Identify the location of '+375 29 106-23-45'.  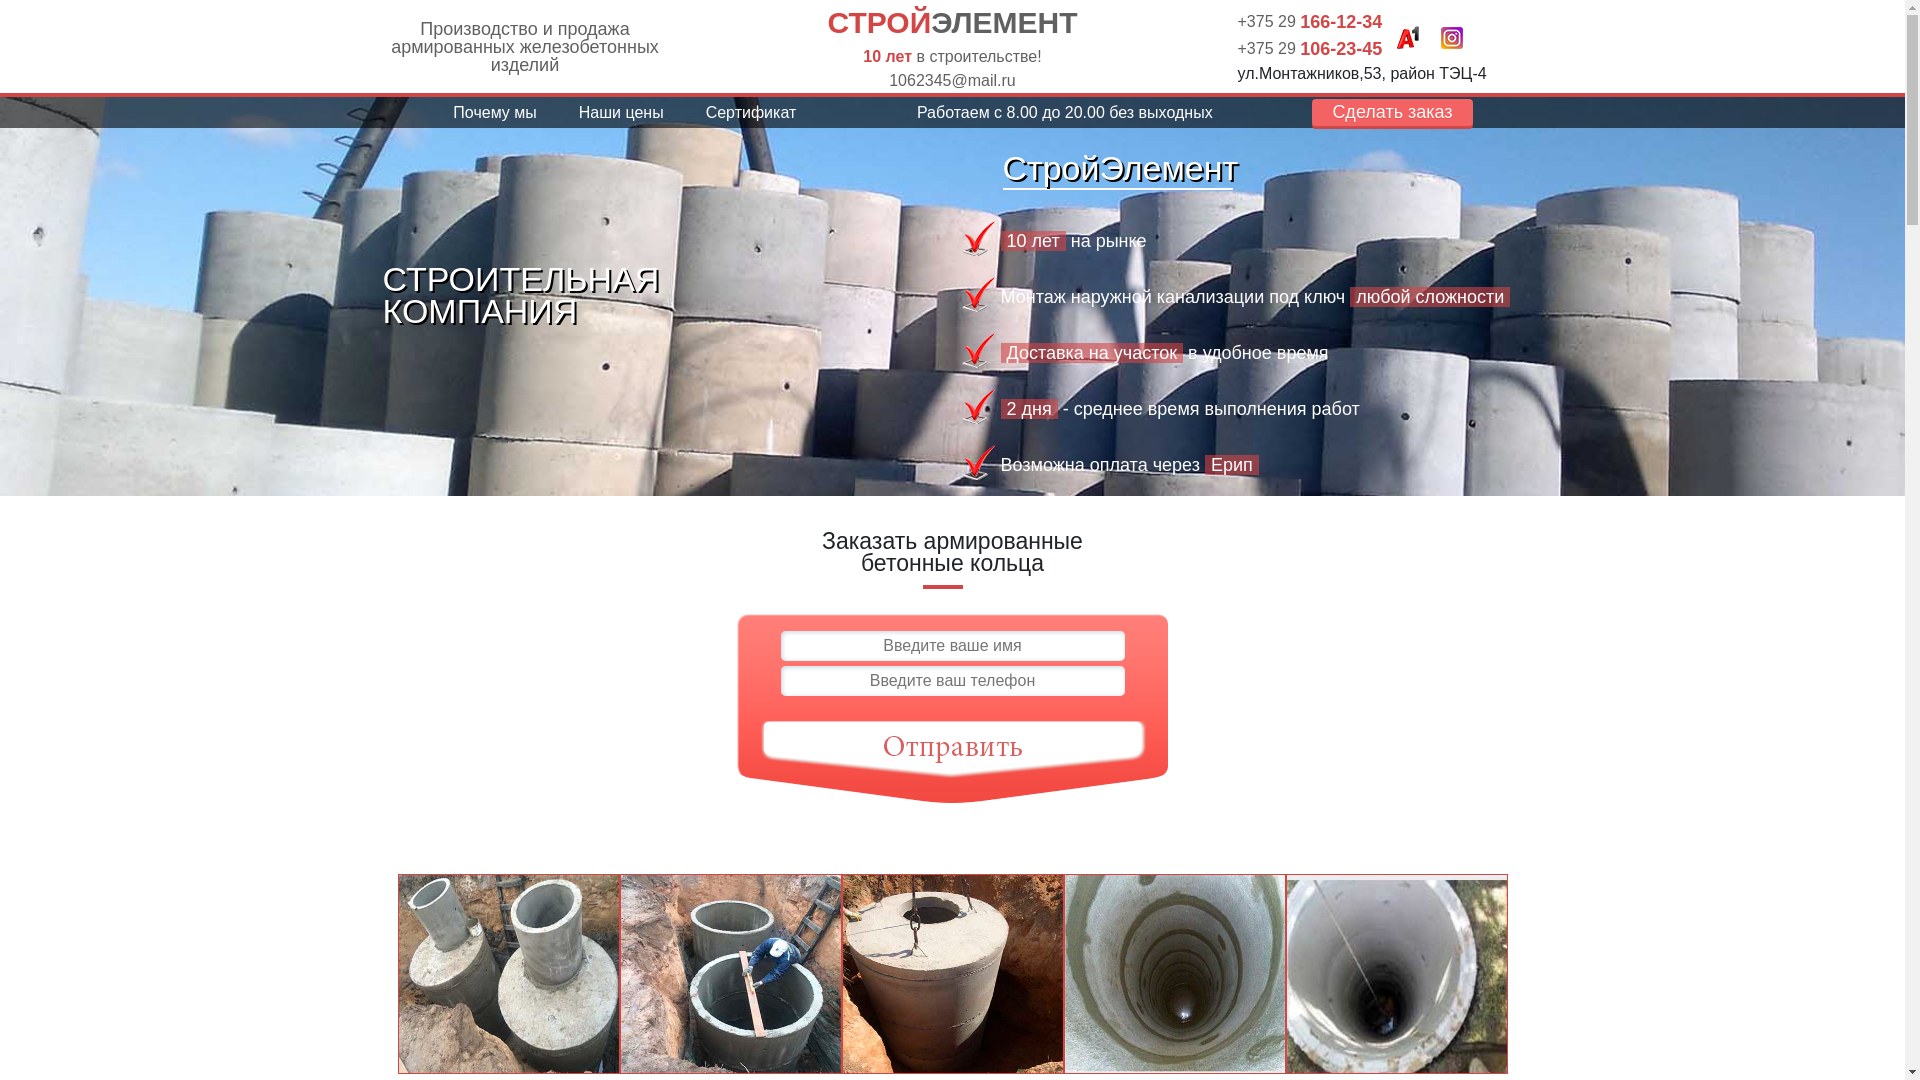
(1310, 46).